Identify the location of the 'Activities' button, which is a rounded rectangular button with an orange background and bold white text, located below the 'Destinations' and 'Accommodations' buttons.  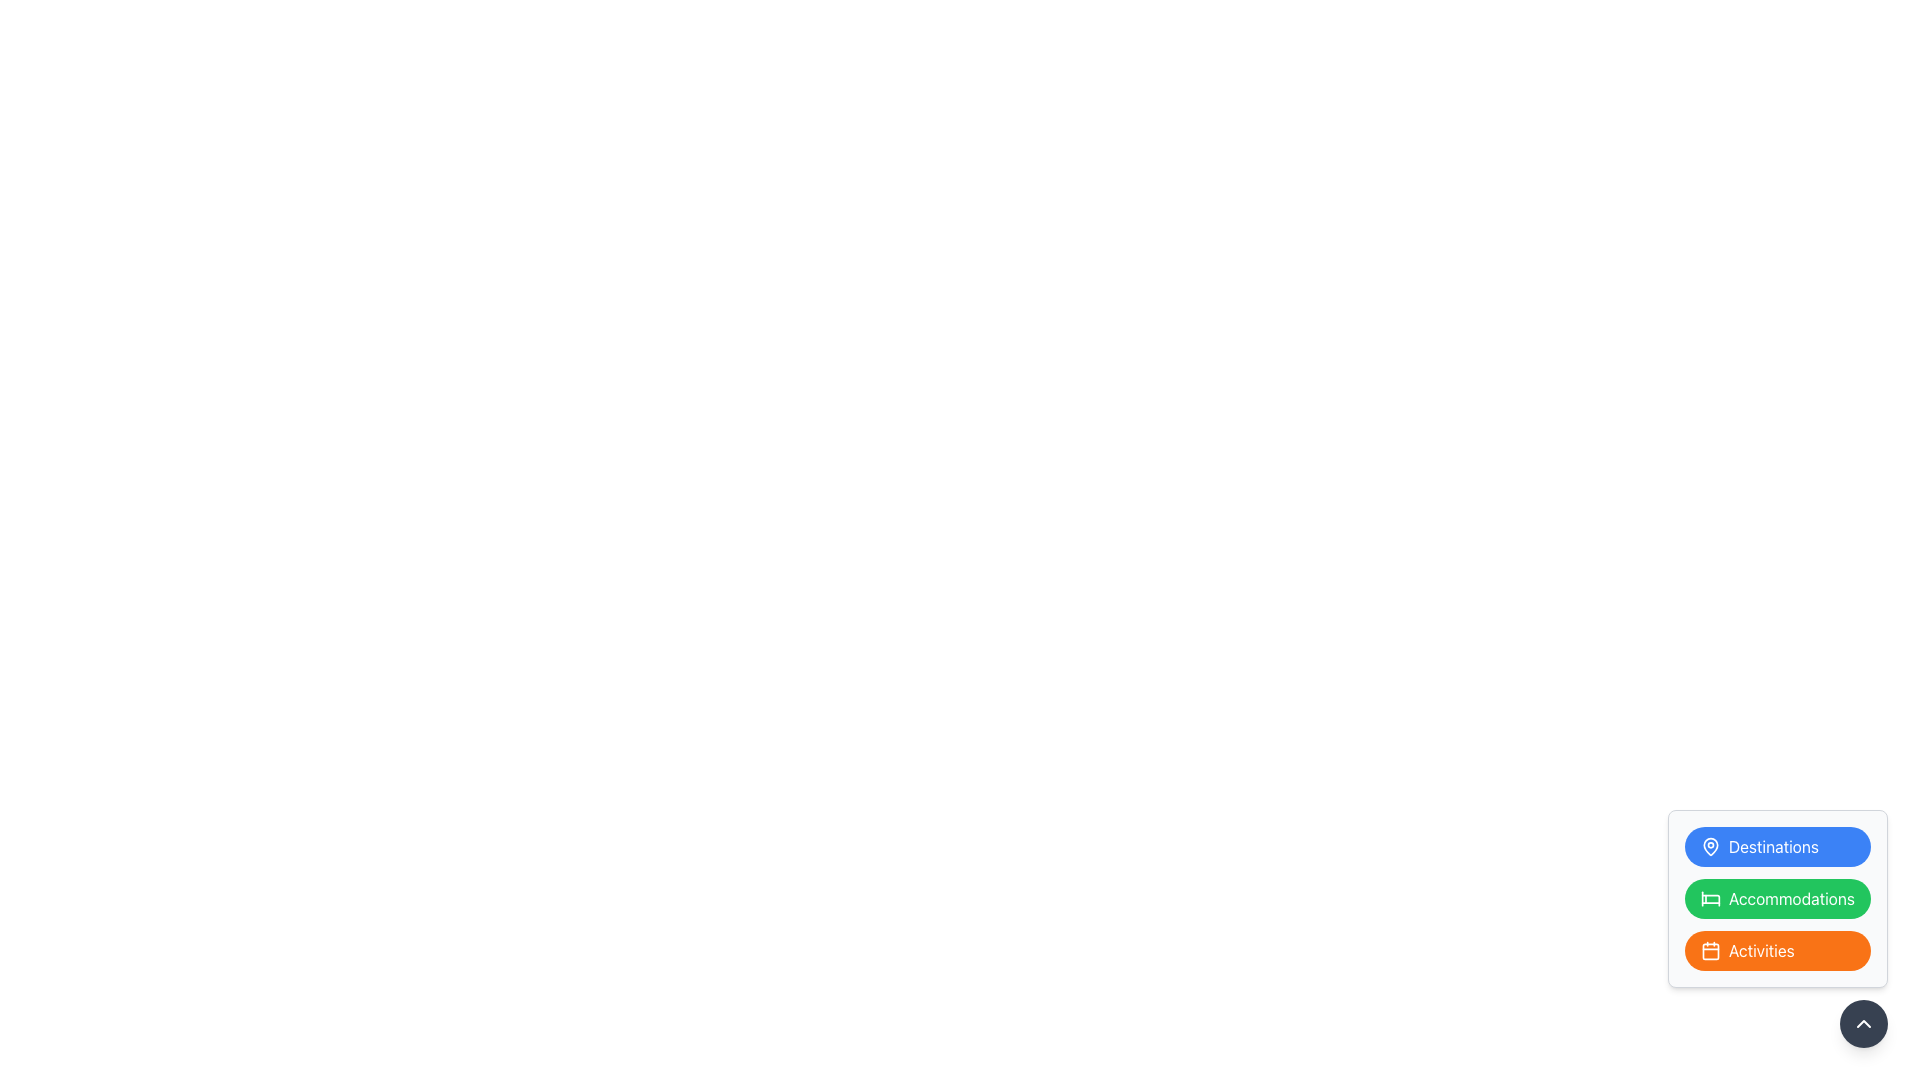
(1777, 950).